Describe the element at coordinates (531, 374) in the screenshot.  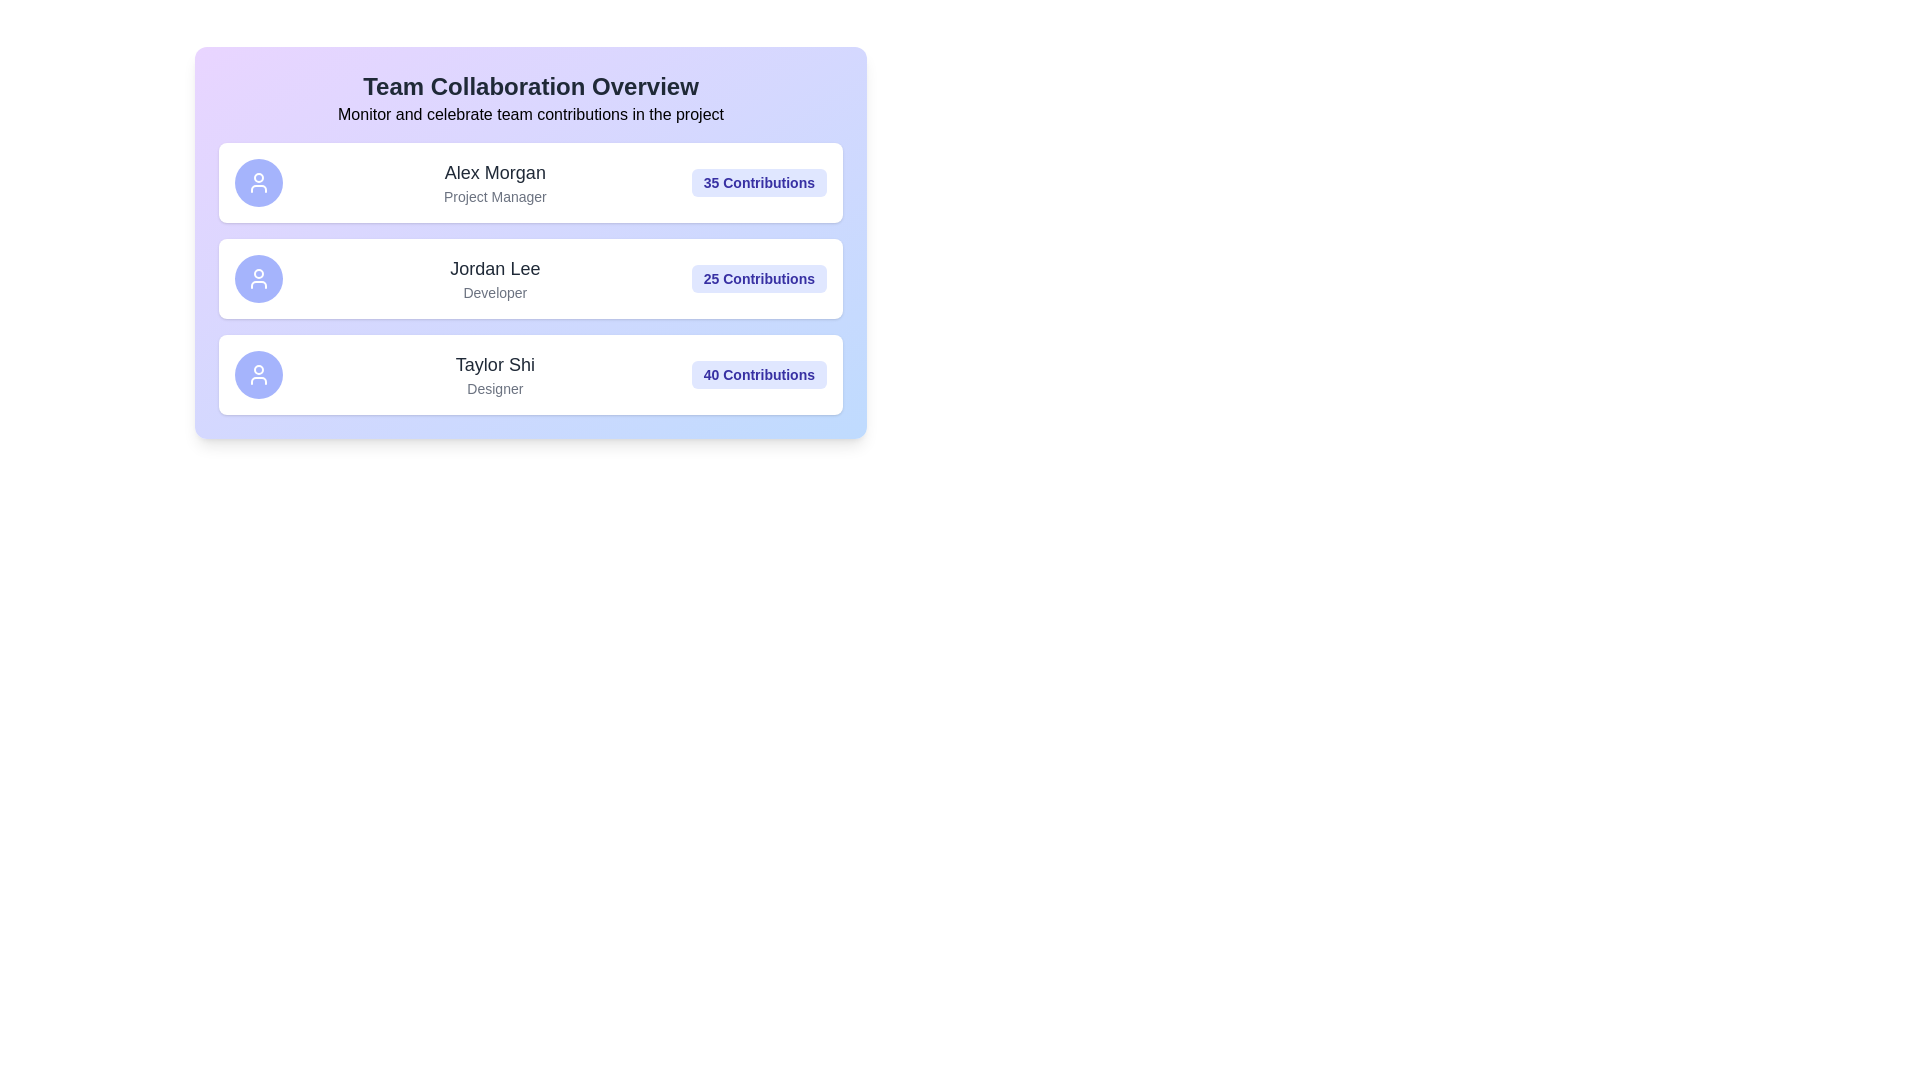
I see `the card of the member Taylor Shi to preview their details` at that location.